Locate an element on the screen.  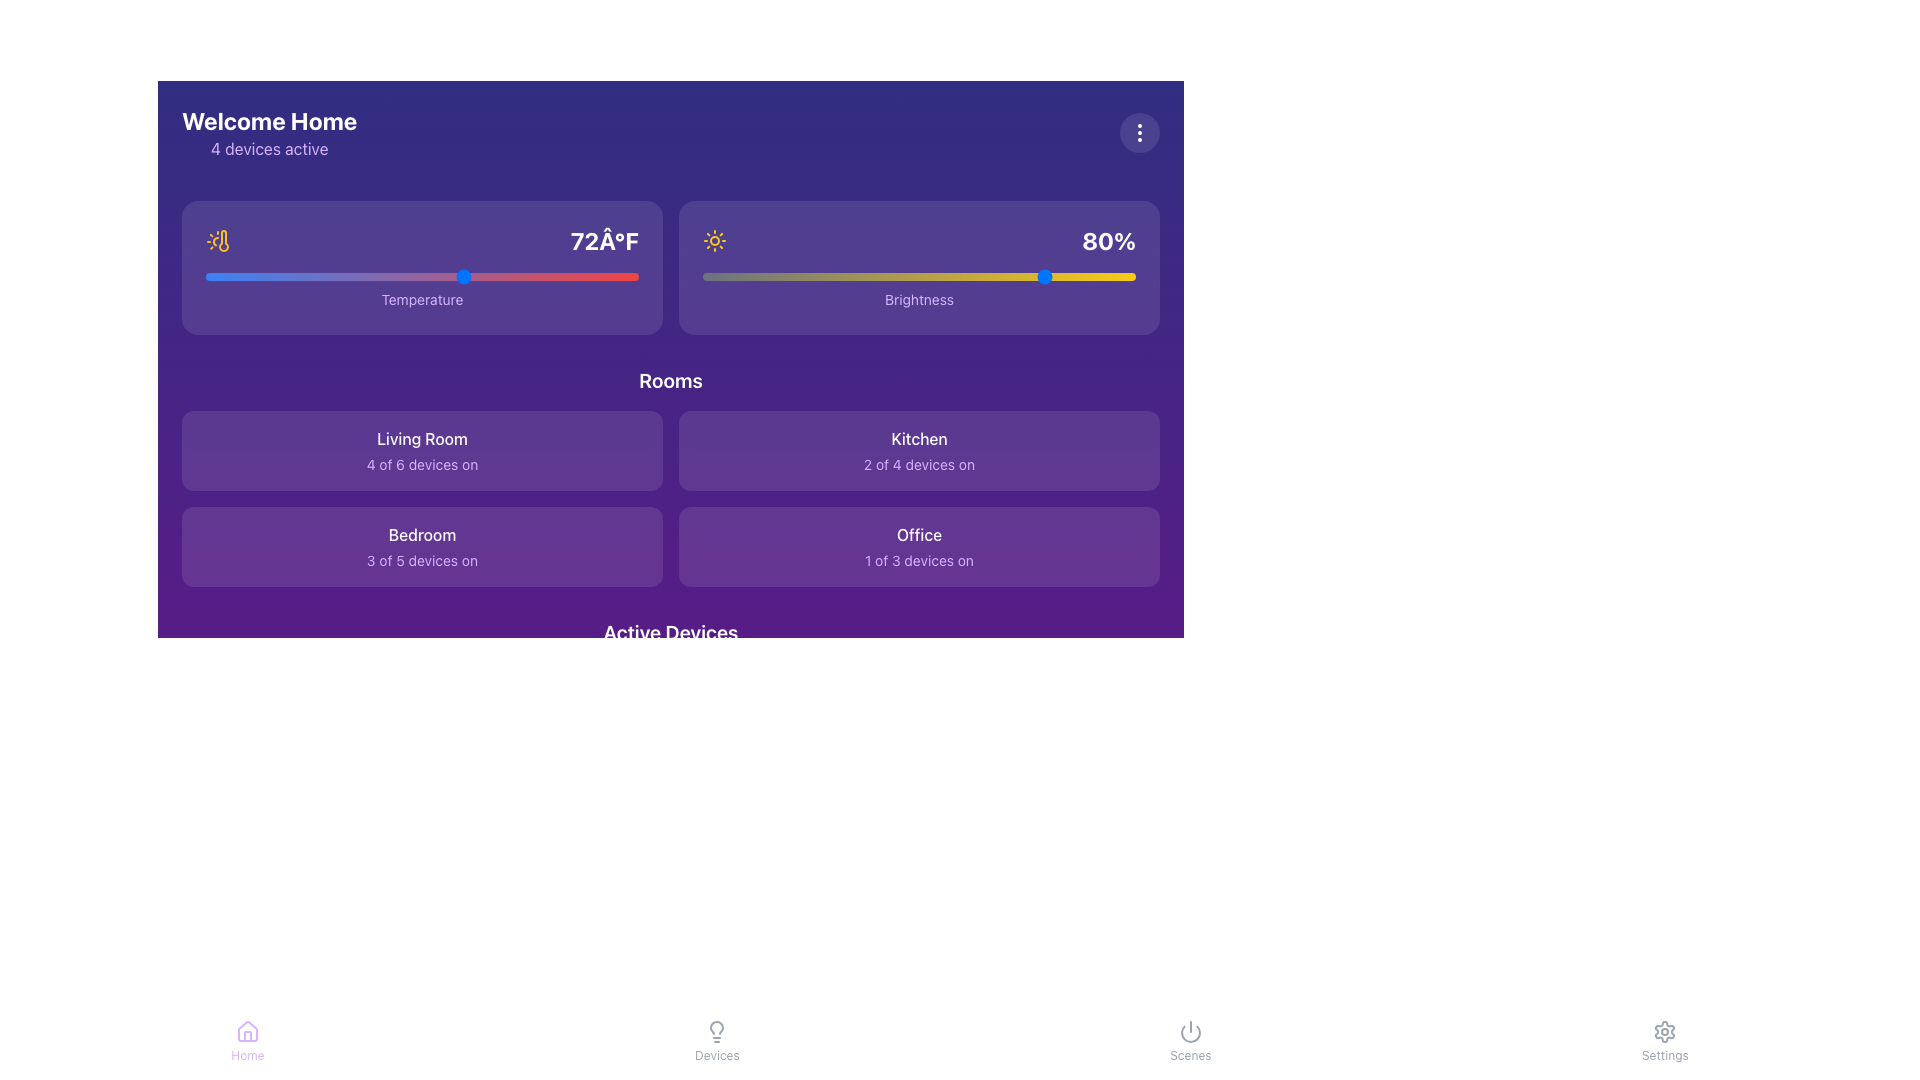
the temperature is located at coordinates (227, 277).